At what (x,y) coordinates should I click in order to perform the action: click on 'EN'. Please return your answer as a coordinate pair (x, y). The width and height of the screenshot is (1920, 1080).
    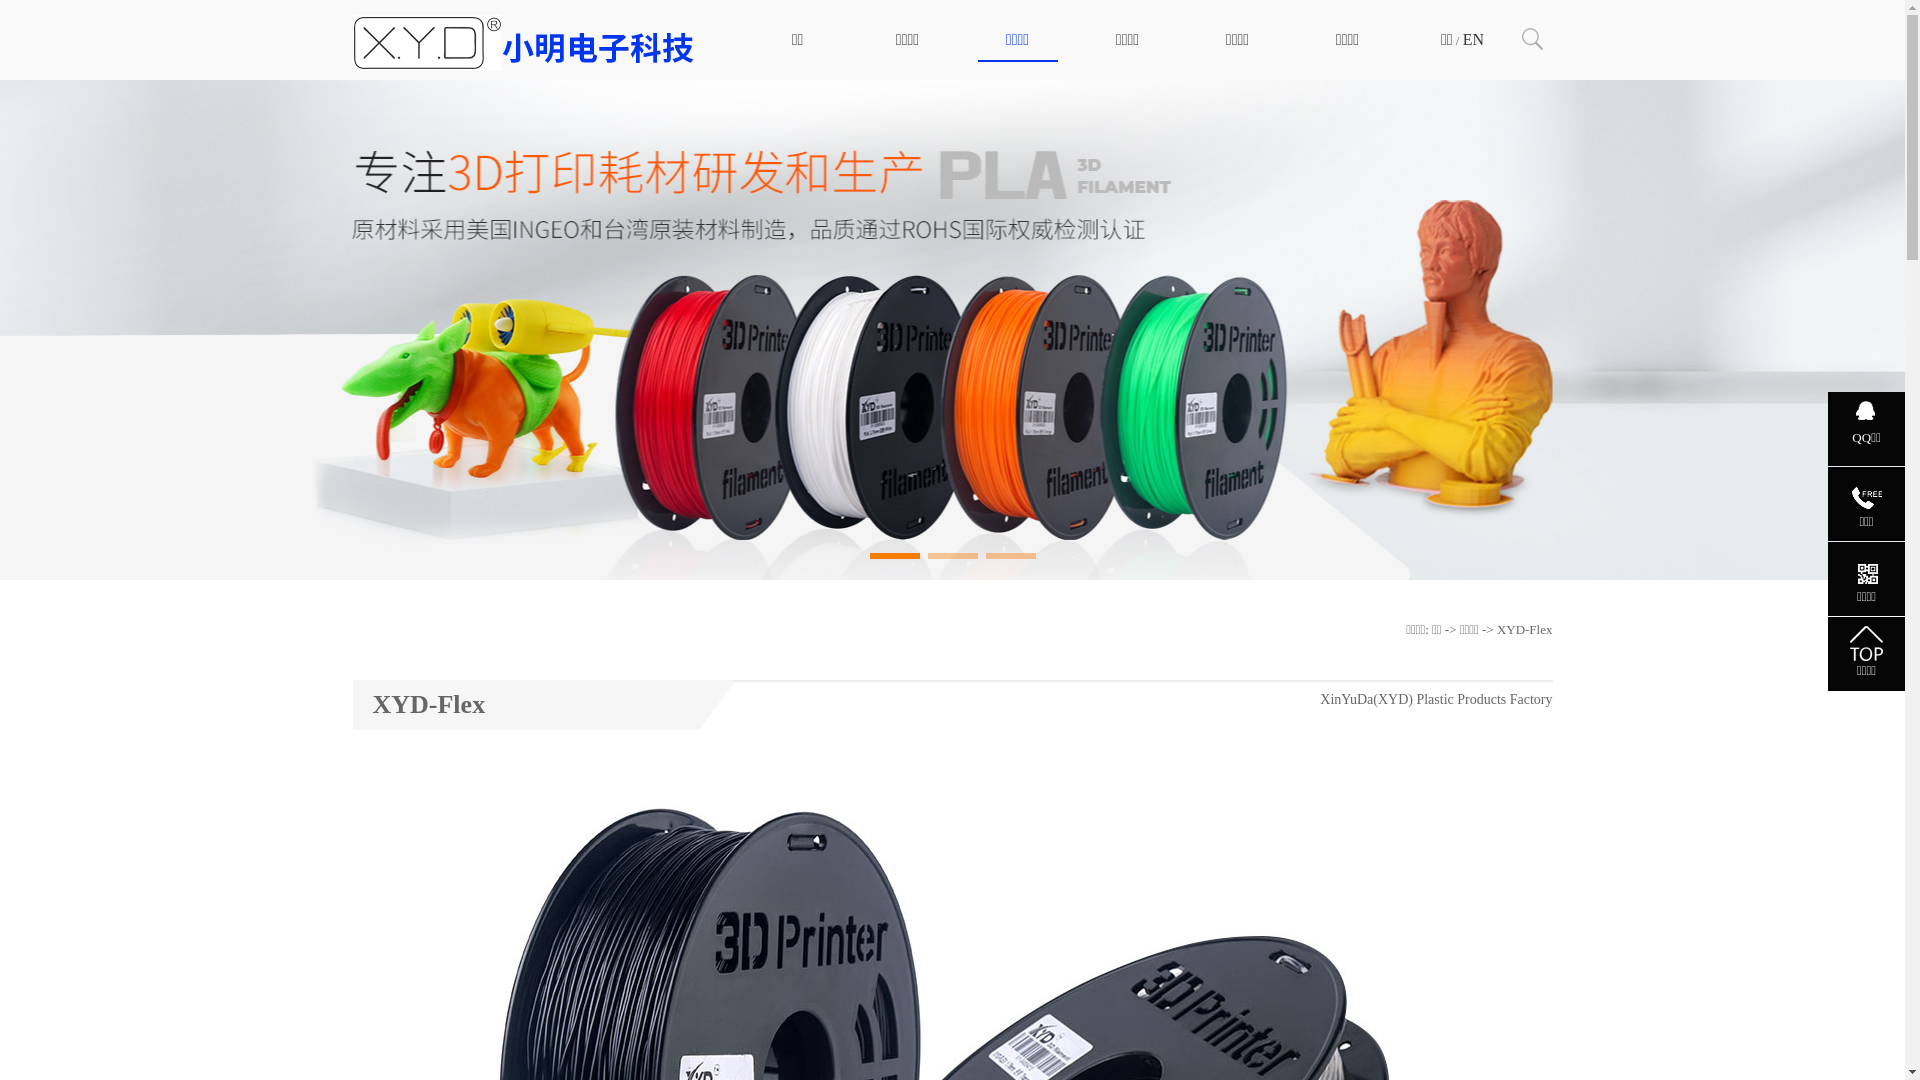
    Looking at the image, I should click on (1463, 39).